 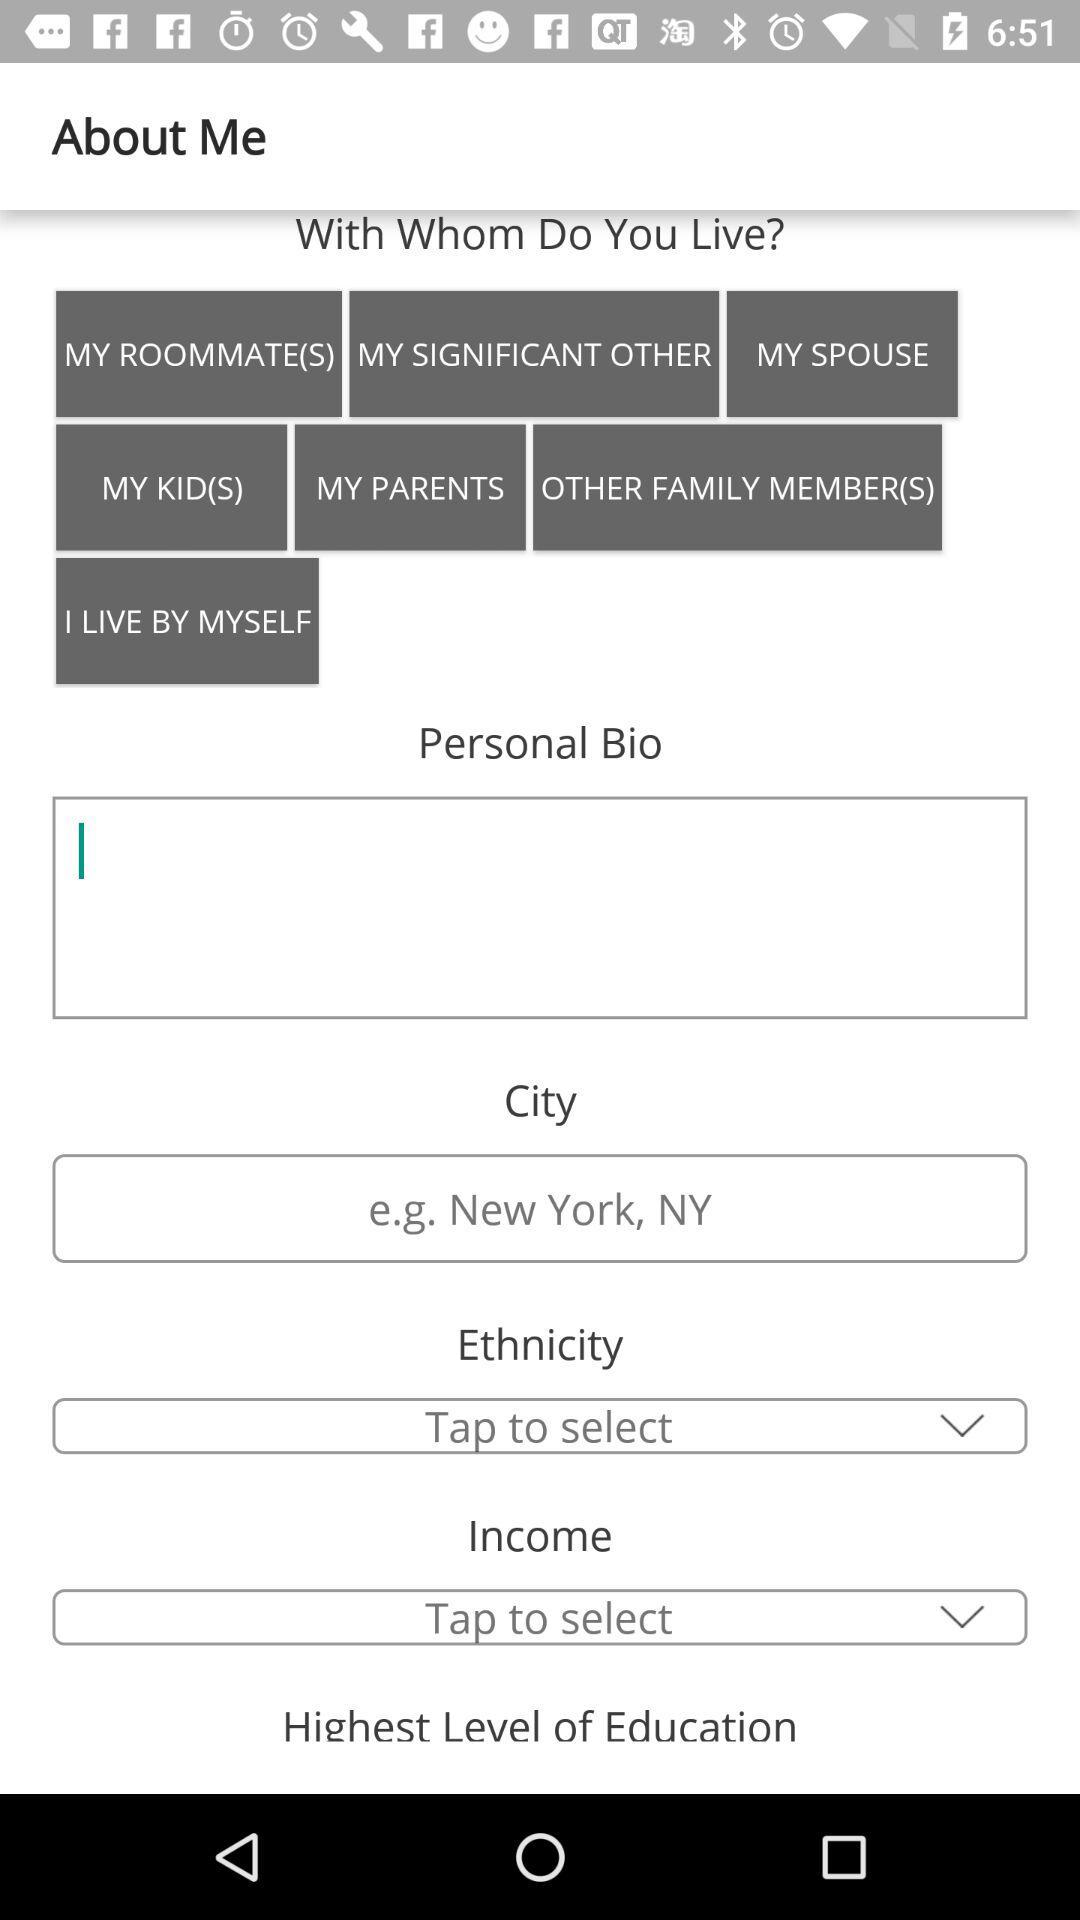 What do you see at coordinates (540, 1617) in the screenshot?
I see `tap to select` at bounding box center [540, 1617].